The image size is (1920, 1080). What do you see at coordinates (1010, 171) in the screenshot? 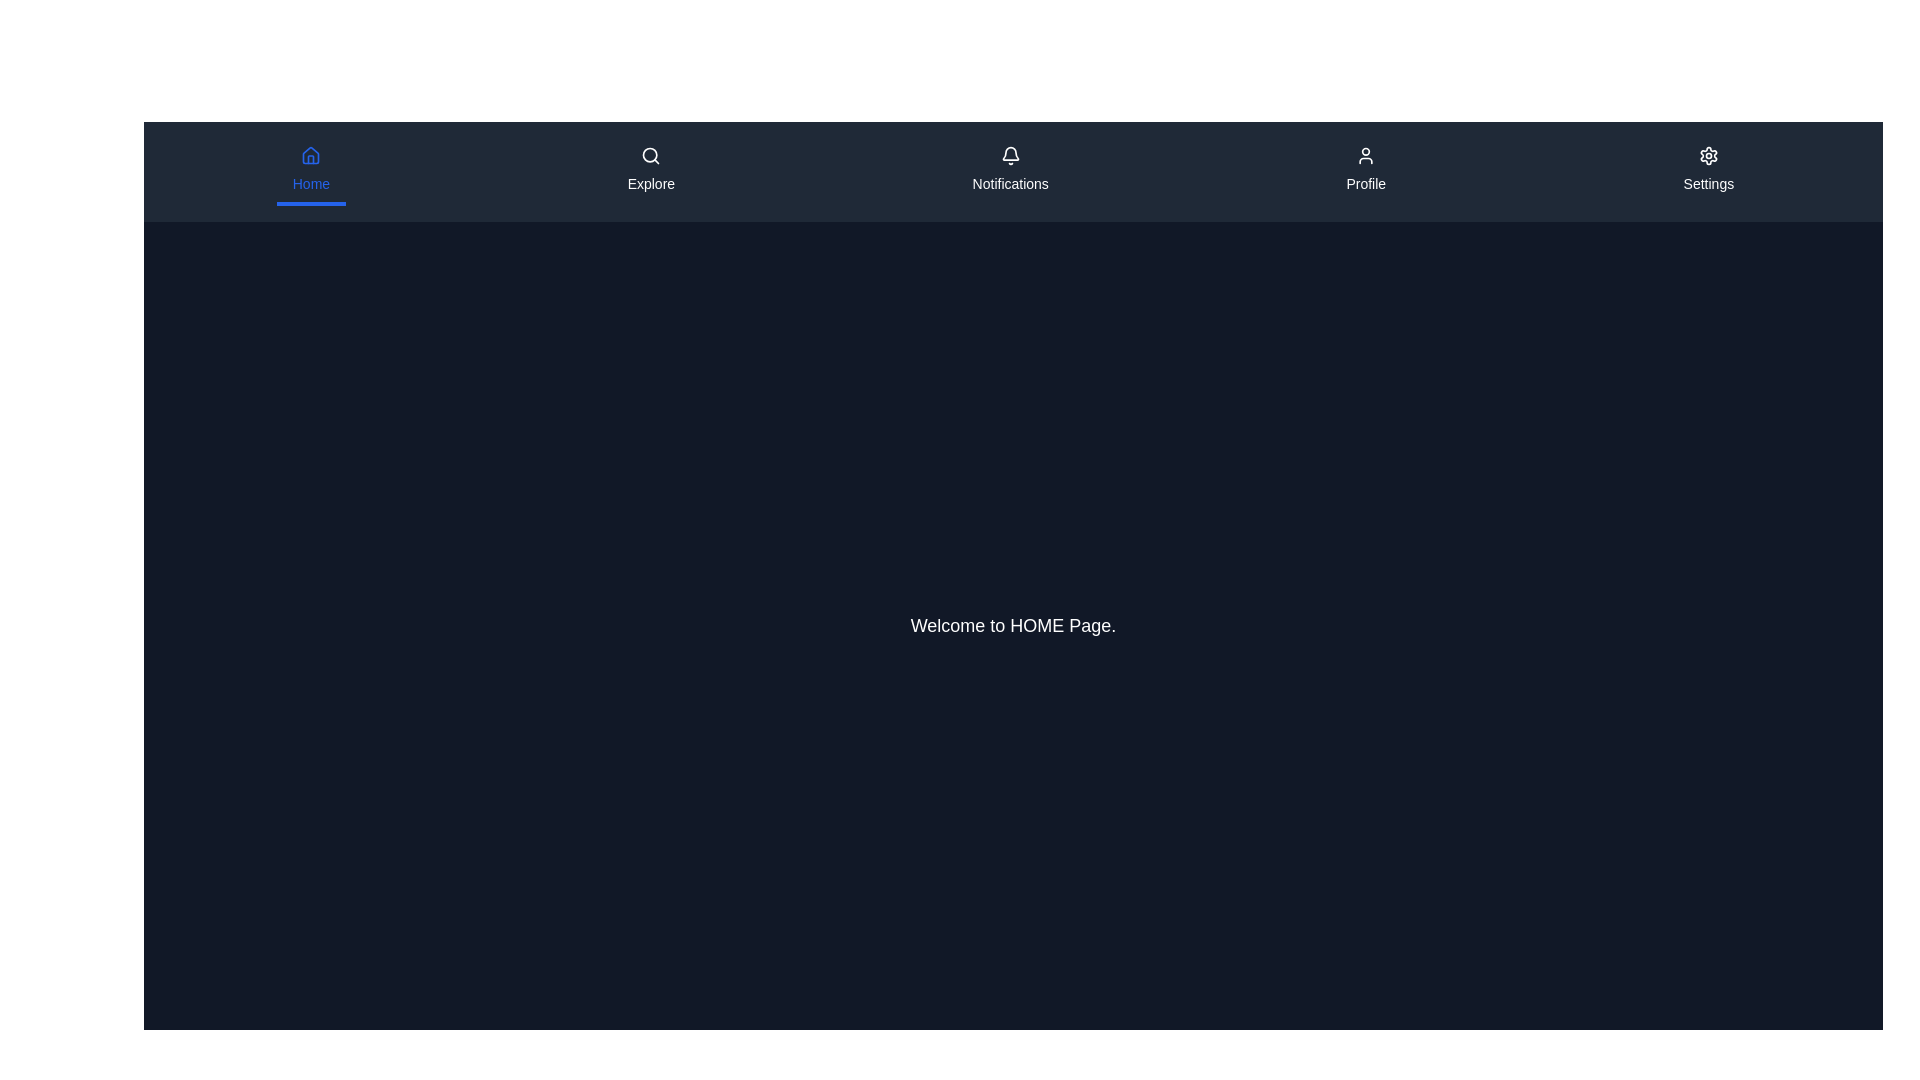
I see `the 'Notifications' button, which features a bell icon above the label 'Notifications', located in the top navigation bar, third from the left` at bounding box center [1010, 171].